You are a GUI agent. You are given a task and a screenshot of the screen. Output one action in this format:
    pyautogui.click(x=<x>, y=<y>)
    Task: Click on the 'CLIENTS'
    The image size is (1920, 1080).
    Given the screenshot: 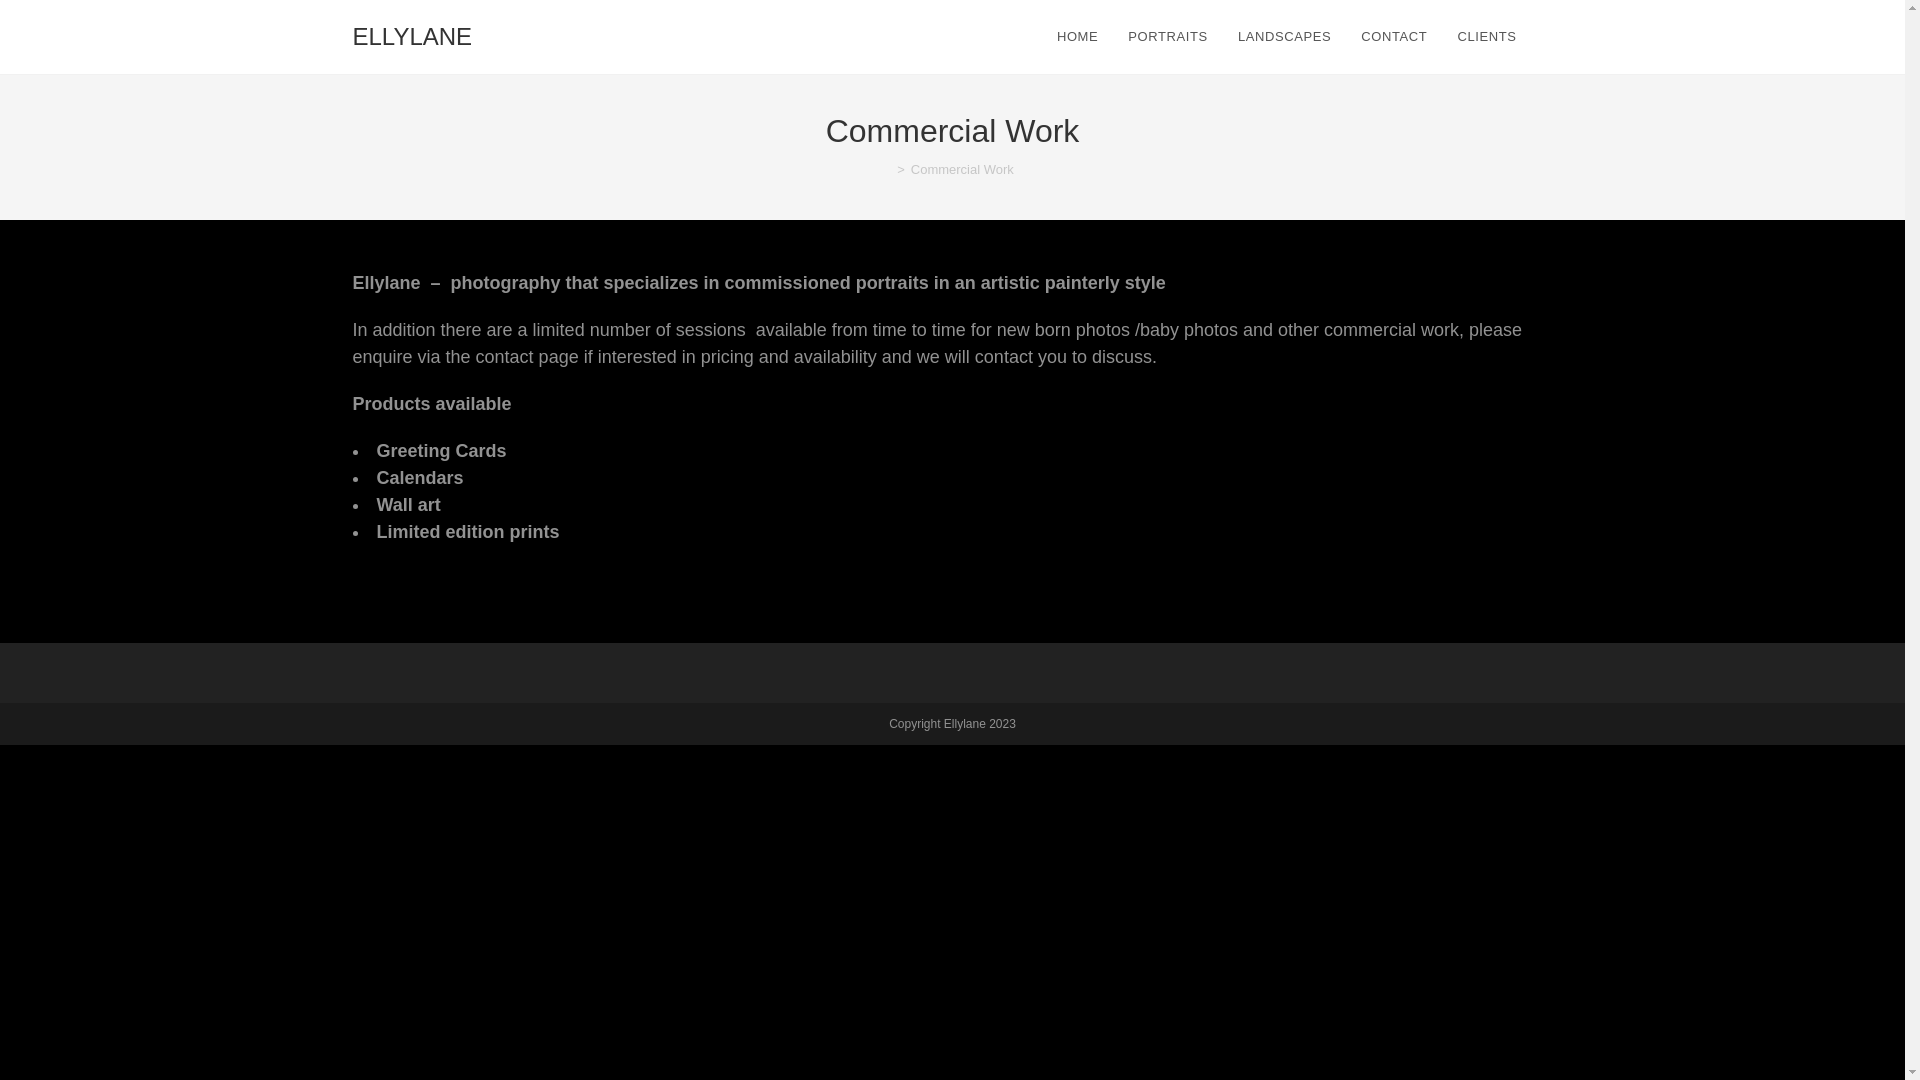 What is the action you would take?
    pyautogui.click(x=1489, y=37)
    